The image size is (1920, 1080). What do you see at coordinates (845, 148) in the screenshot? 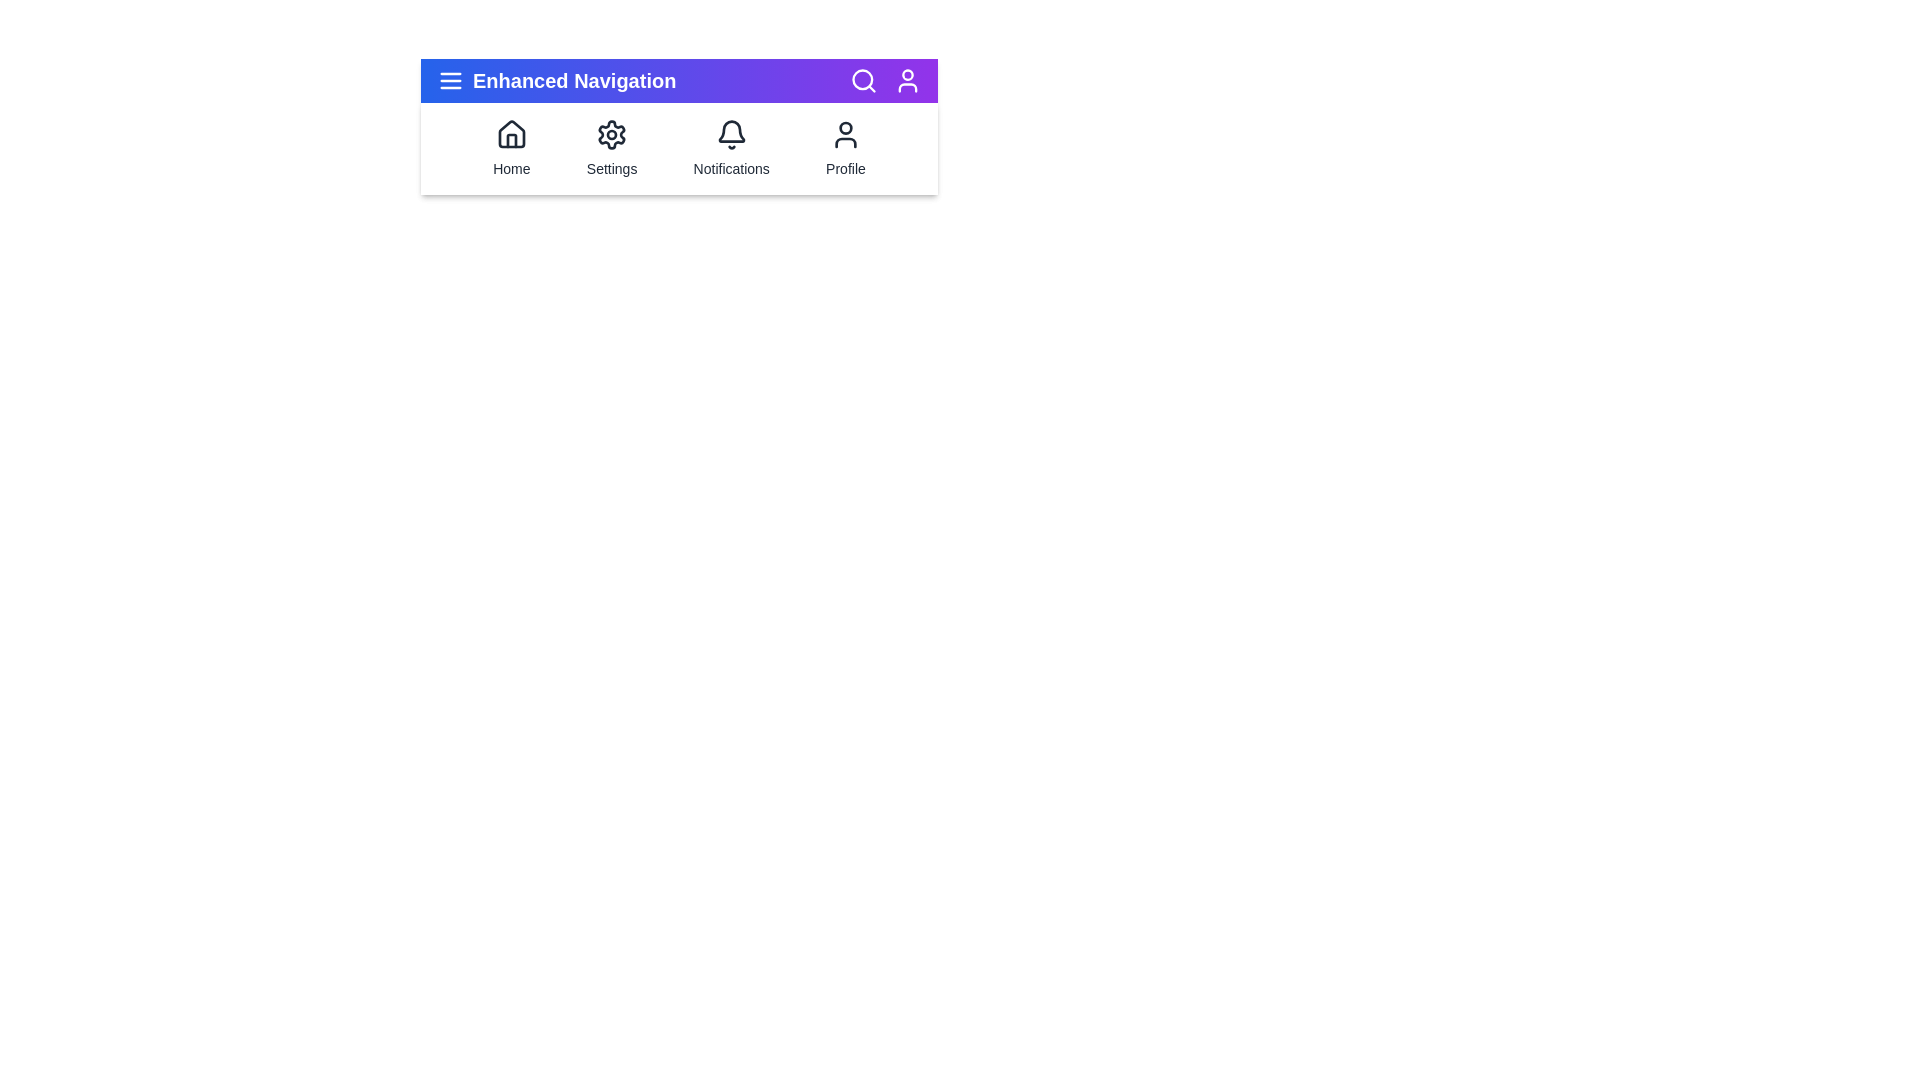
I see `the navigation item Profile` at bounding box center [845, 148].